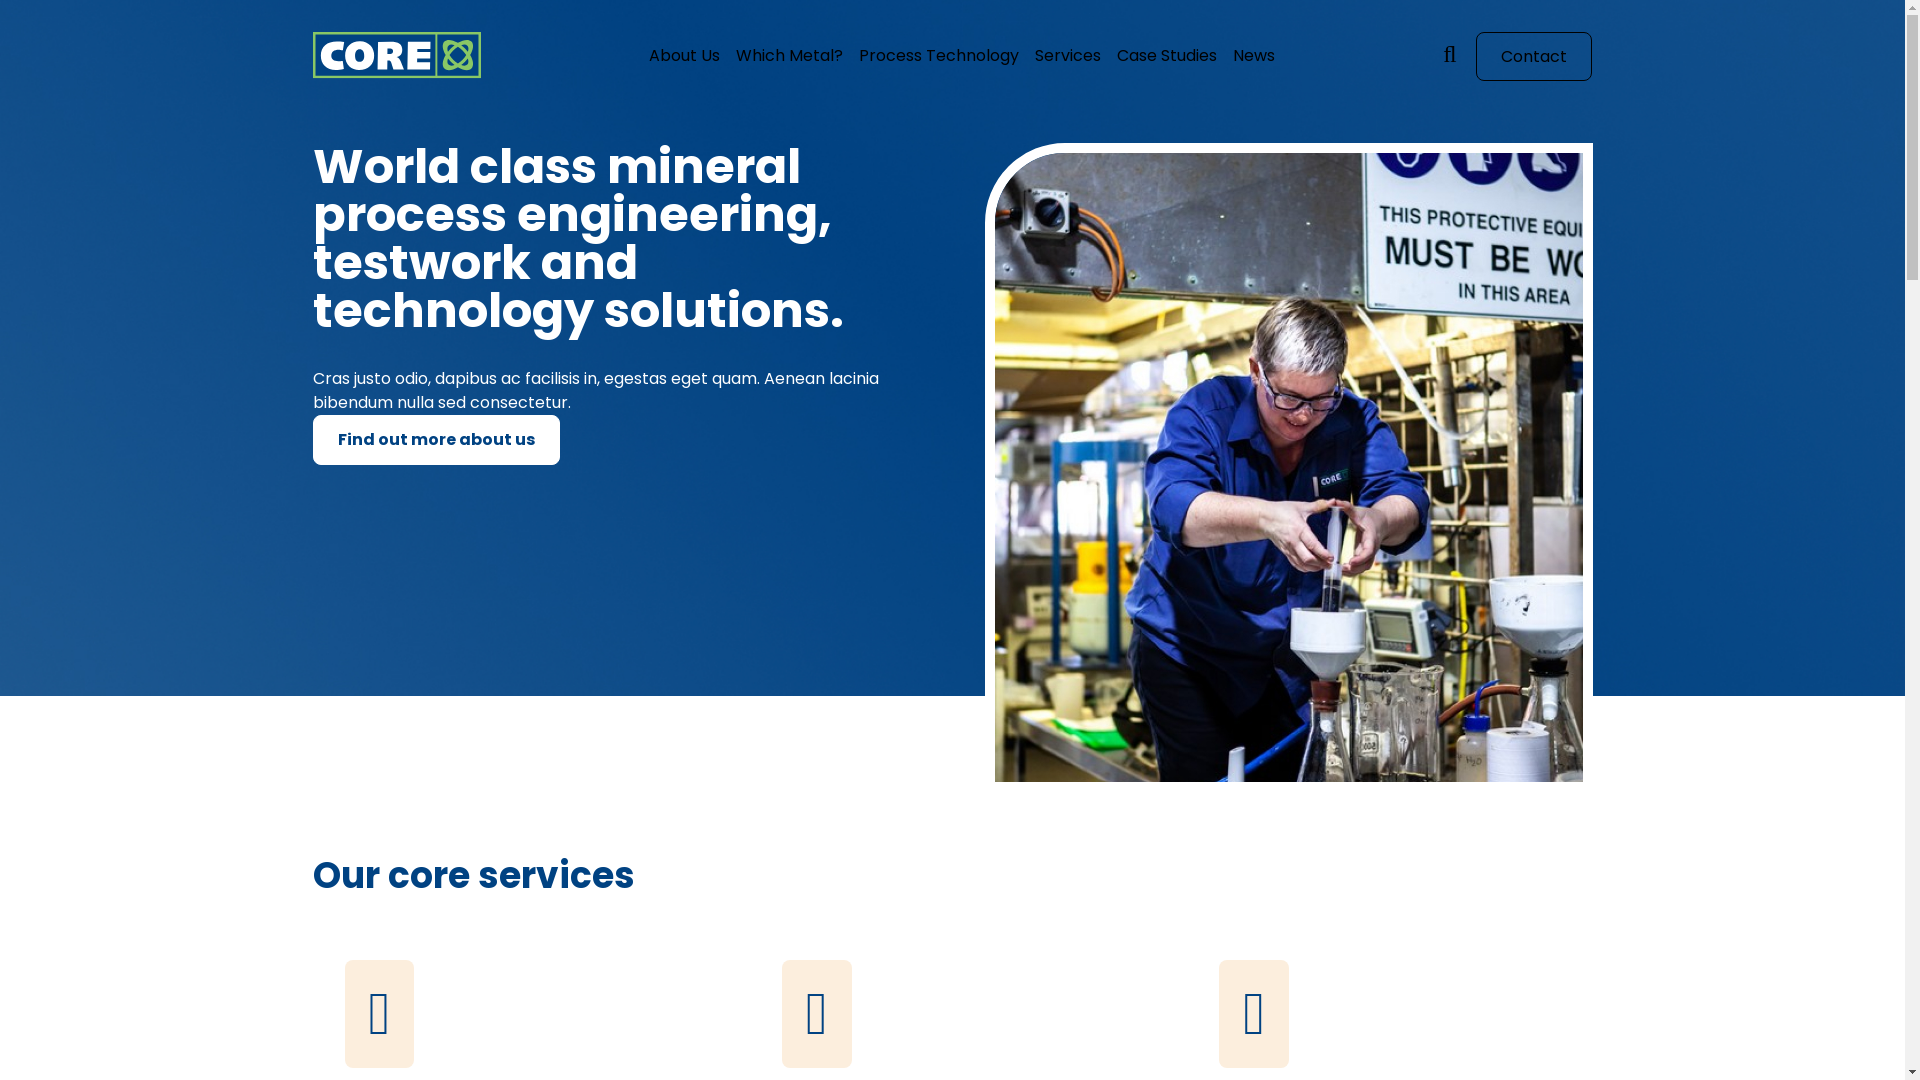  What do you see at coordinates (788, 54) in the screenshot?
I see `'Which Metal?'` at bounding box center [788, 54].